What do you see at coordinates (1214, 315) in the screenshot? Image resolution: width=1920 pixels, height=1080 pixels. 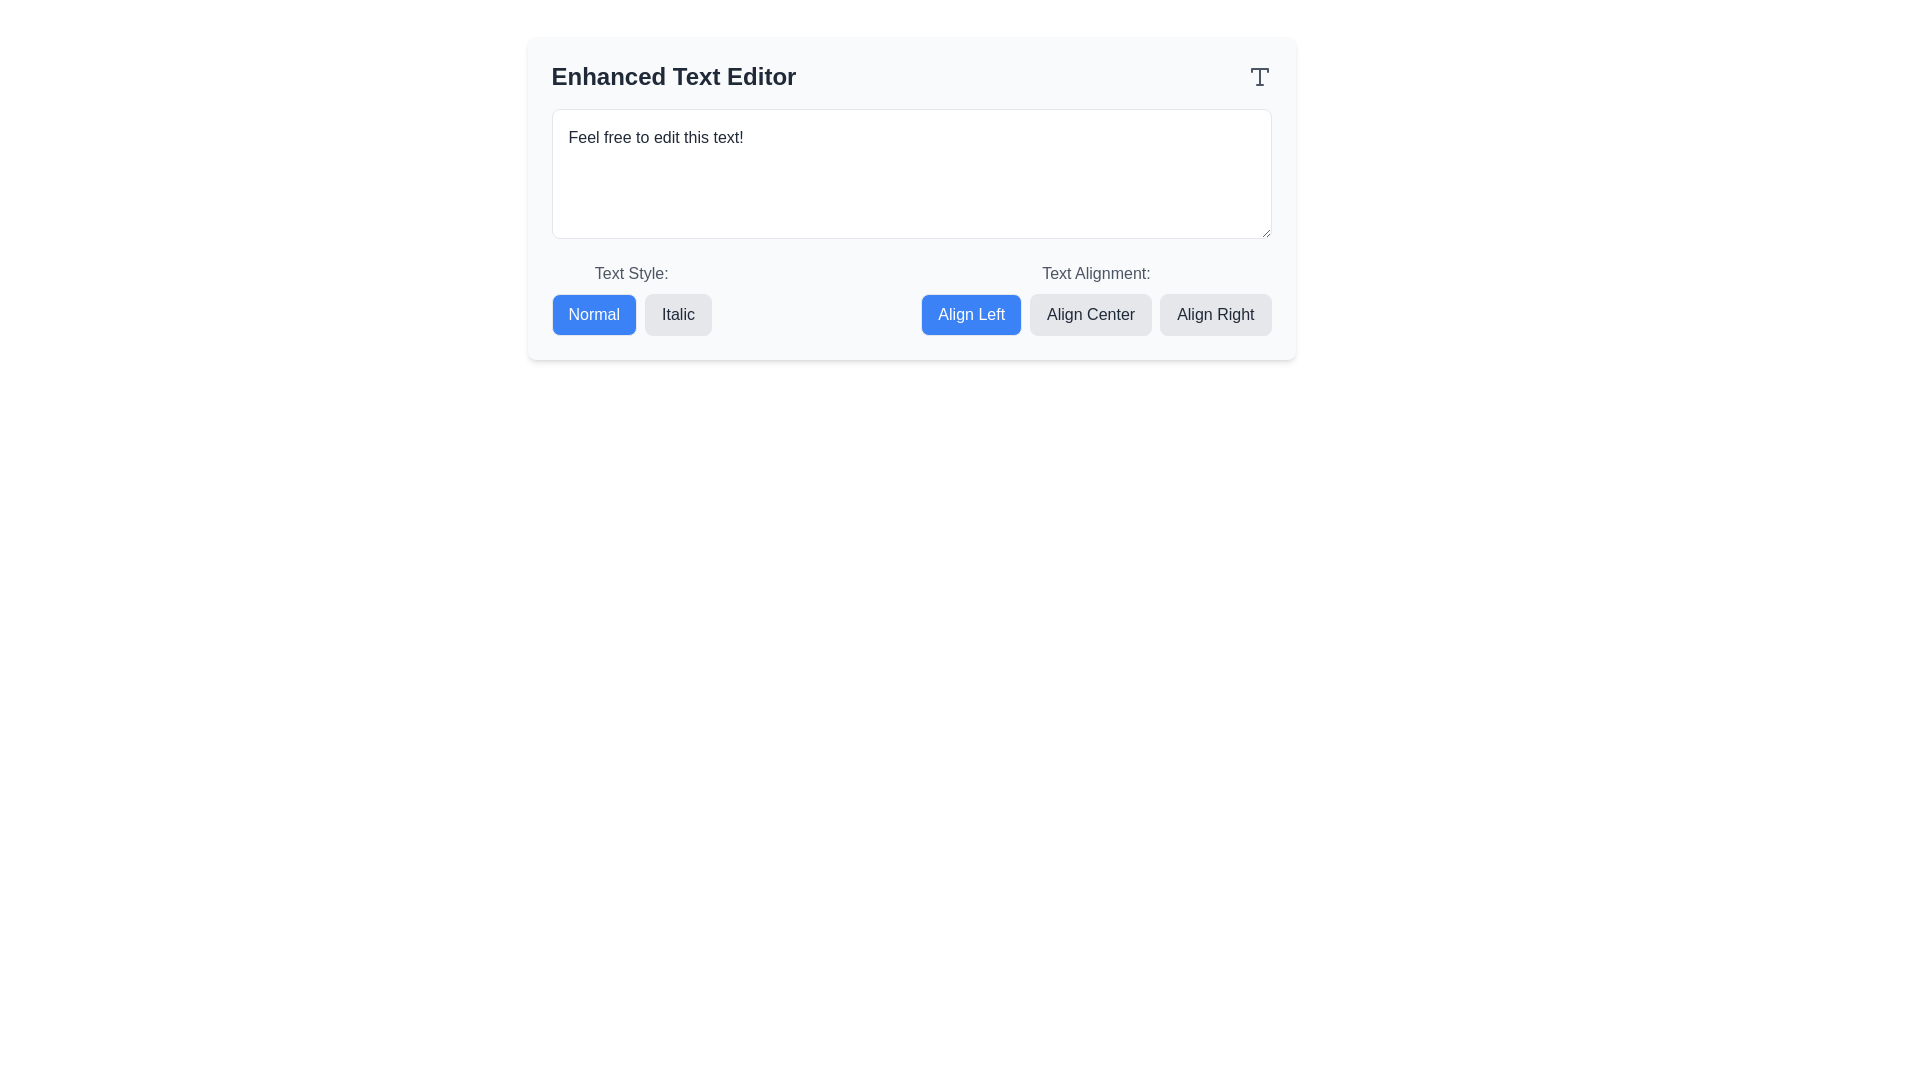 I see `the right alignment button located in the 'Text Alignment' section` at bounding box center [1214, 315].